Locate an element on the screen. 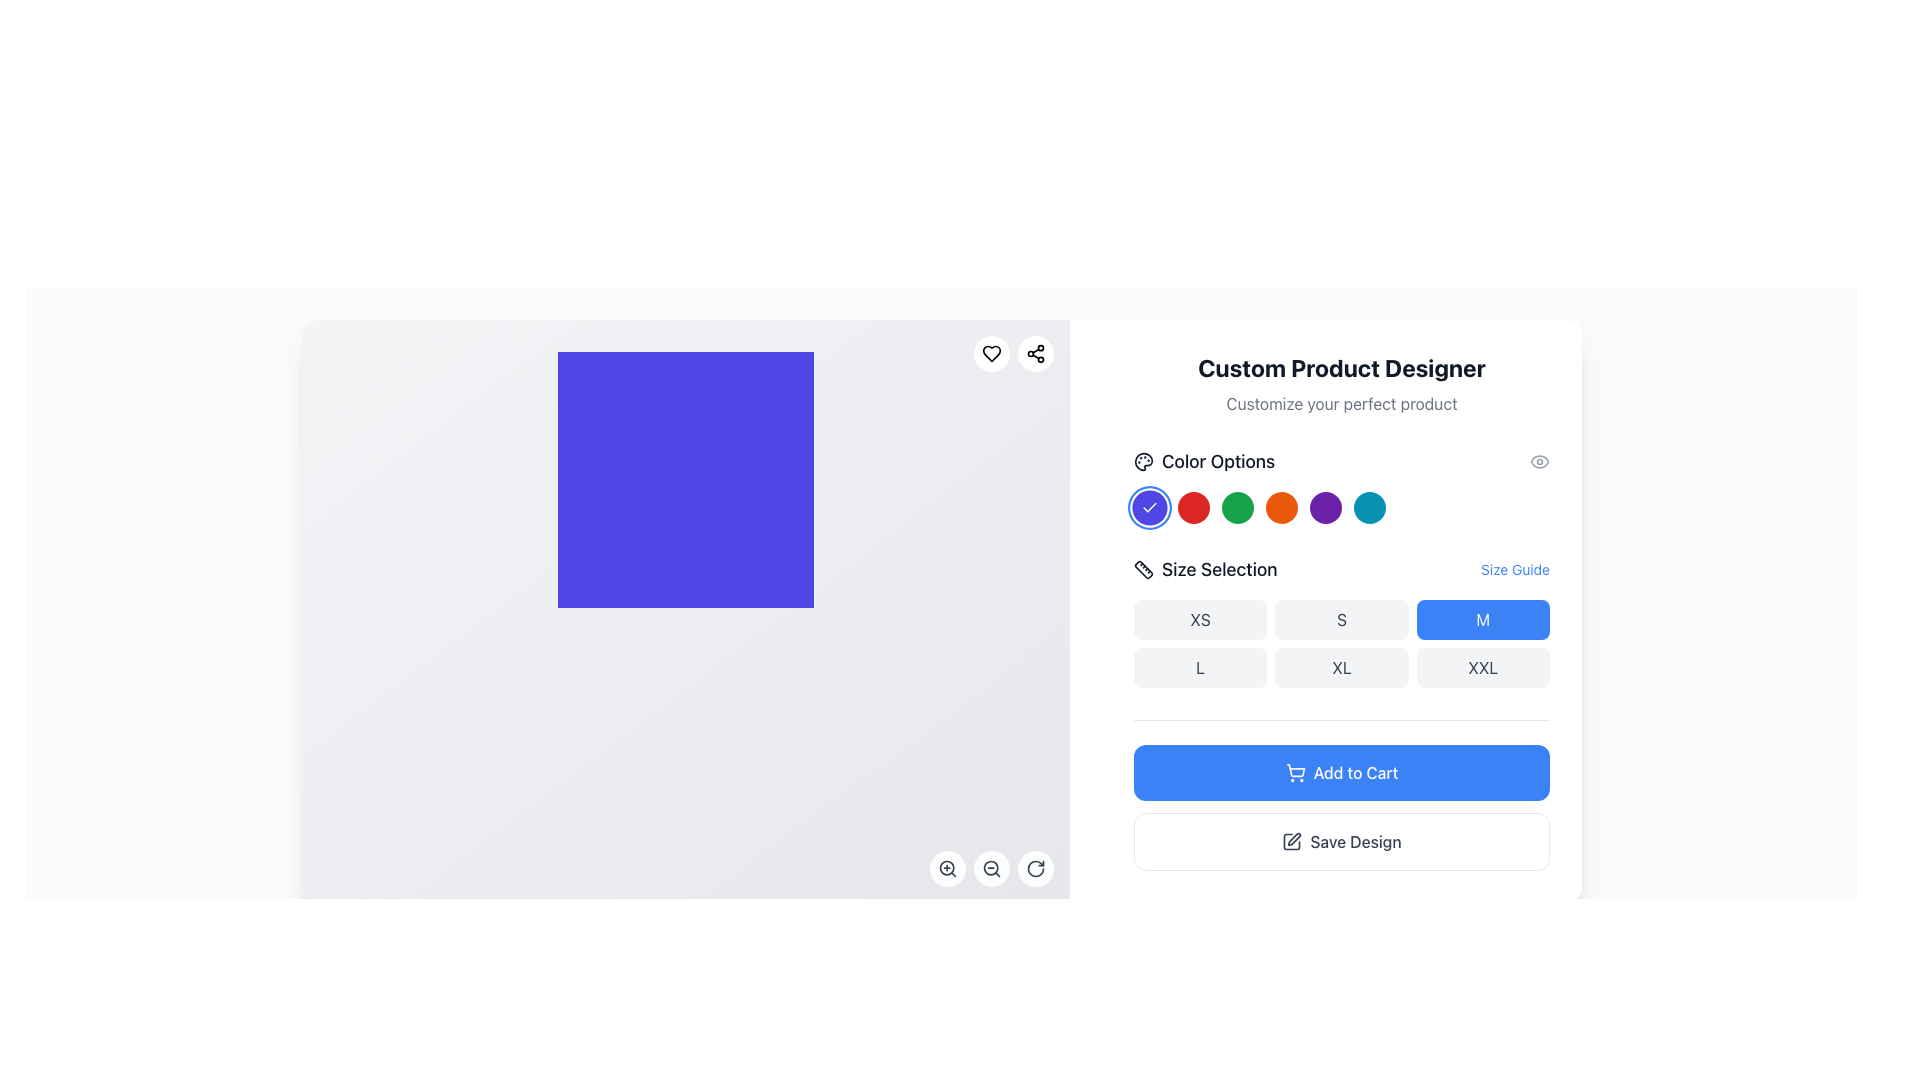  the 'Size Guide' link, which is a blue, underlined text element located to the right of the 'Size Selection' label is located at coordinates (1515, 570).